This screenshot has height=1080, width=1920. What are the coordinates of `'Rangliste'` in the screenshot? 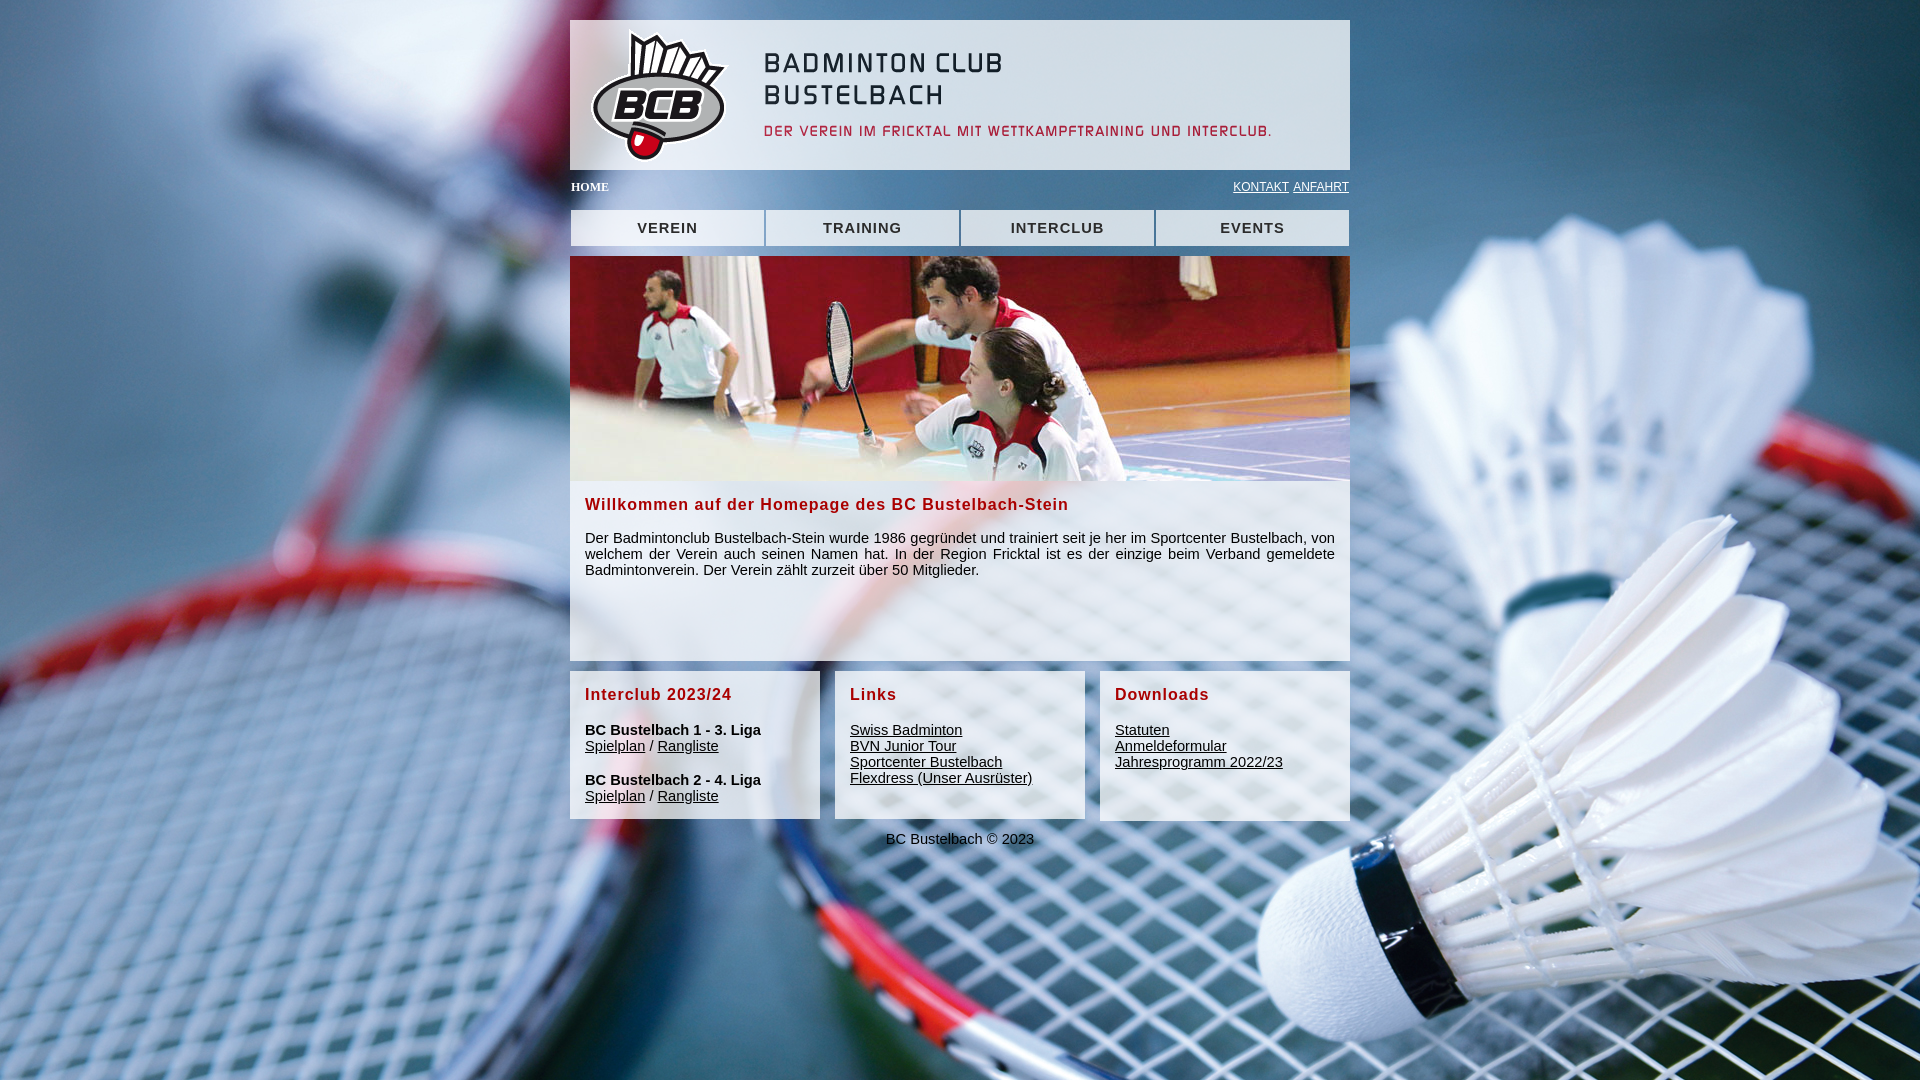 It's located at (688, 794).